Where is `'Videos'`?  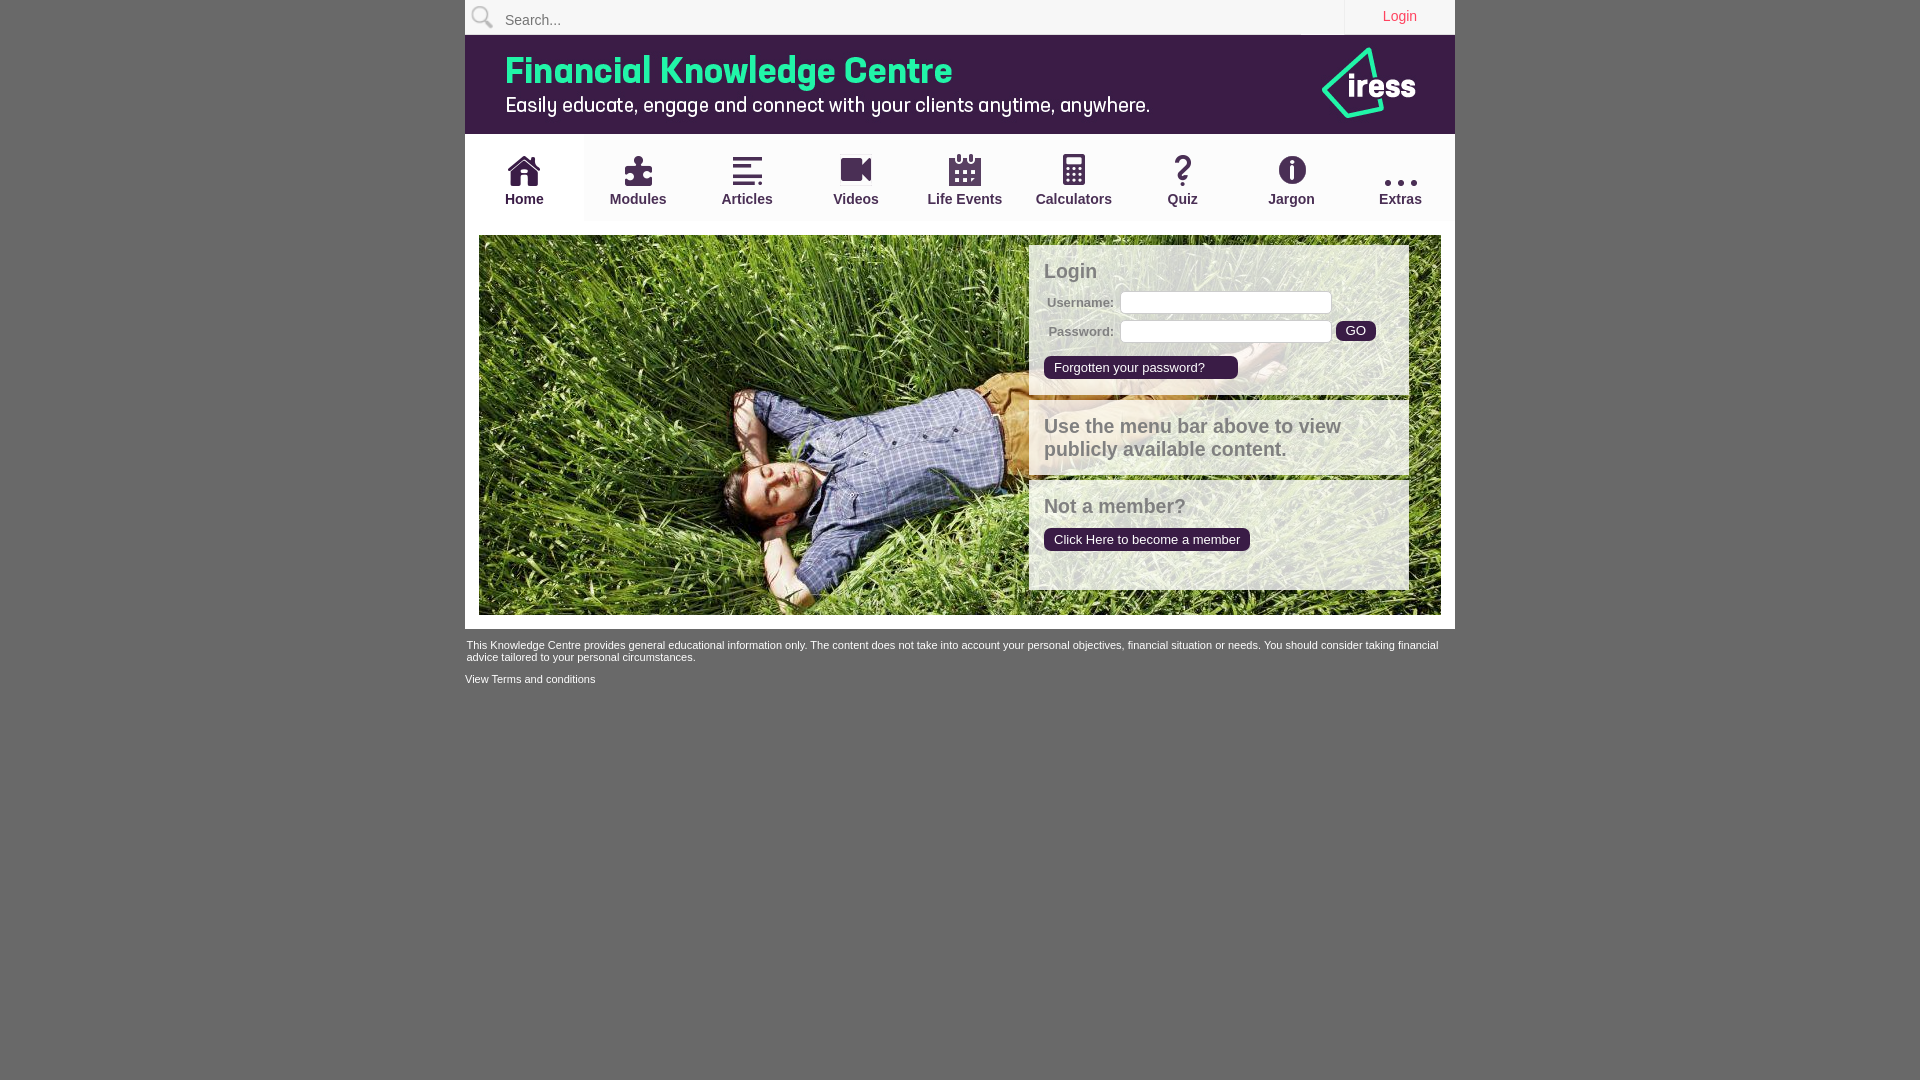
'Videos' is located at coordinates (801, 180).